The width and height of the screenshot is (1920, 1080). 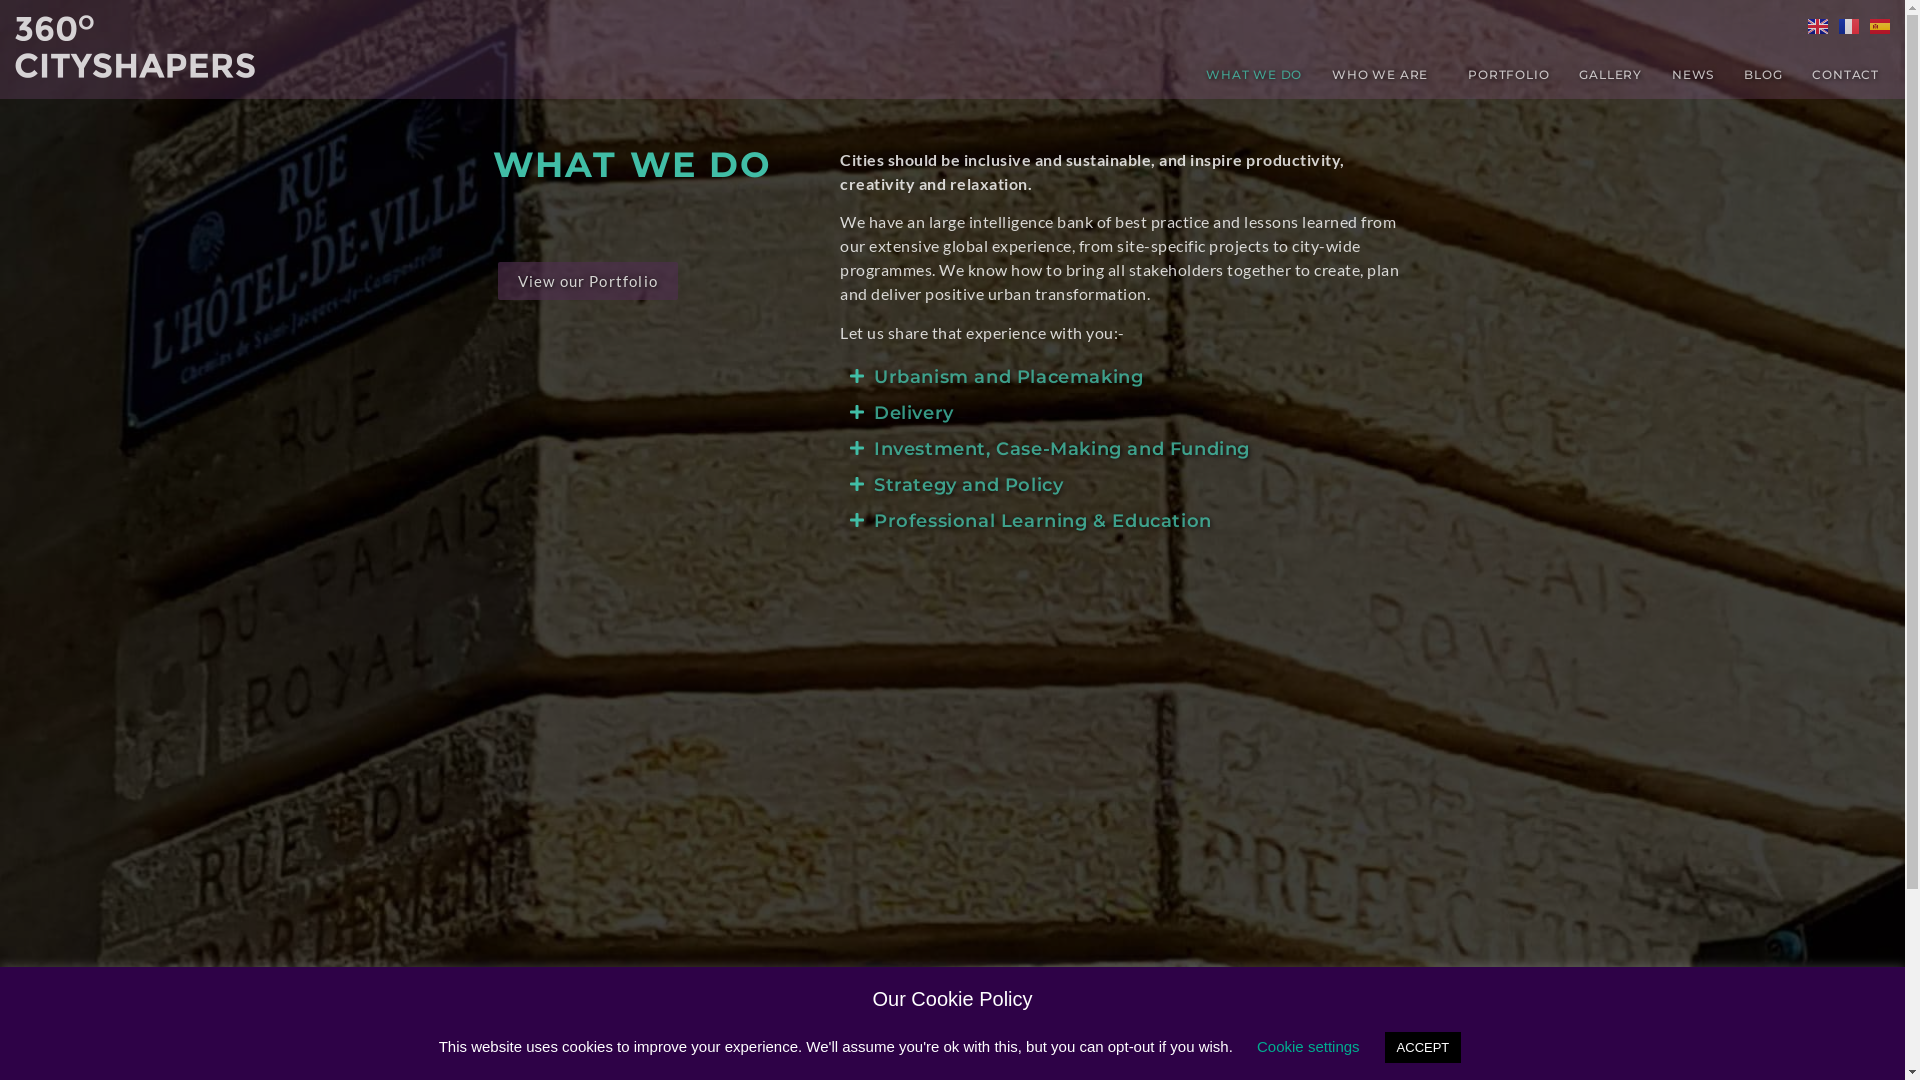 What do you see at coordinates (1384, 73) in the screenshot?
I see `'WHO WE ARE'` at bounding box center [1384, 73].